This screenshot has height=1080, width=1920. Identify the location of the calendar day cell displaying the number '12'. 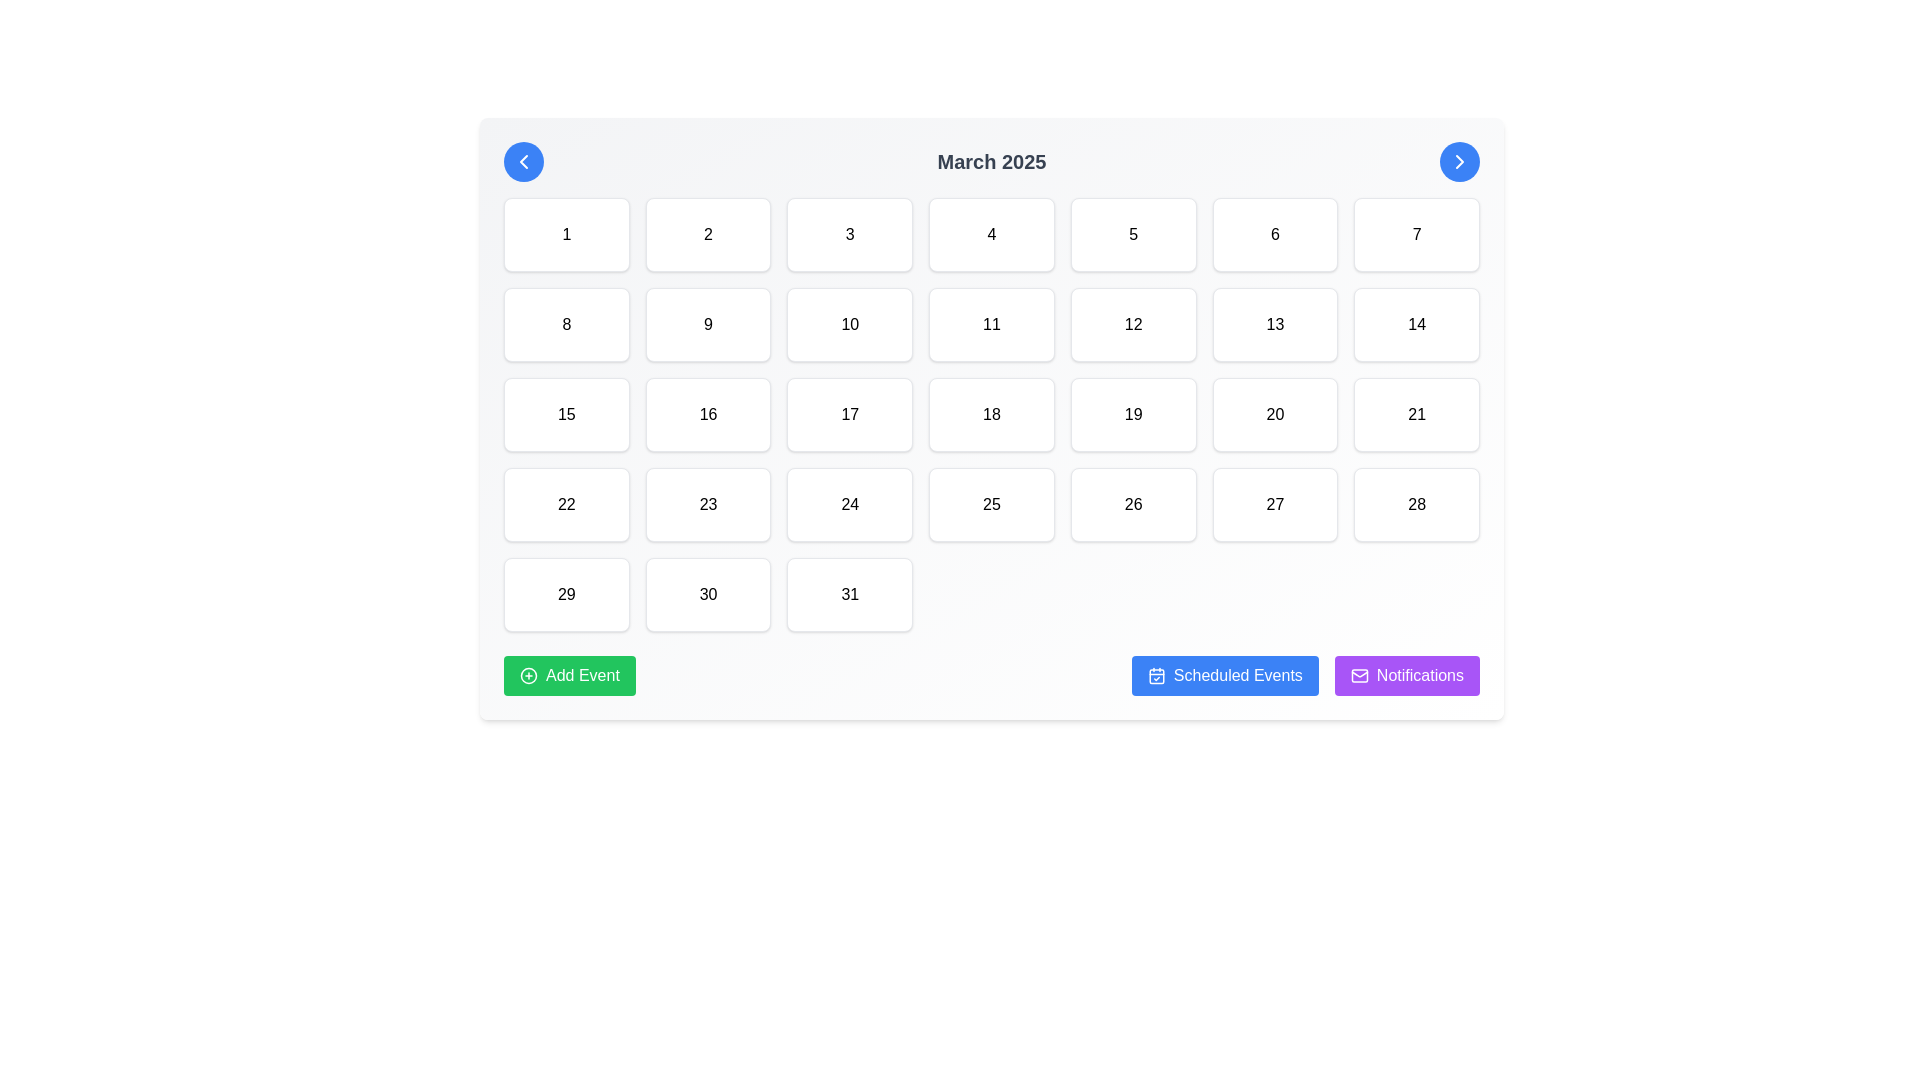
(1133, 323).